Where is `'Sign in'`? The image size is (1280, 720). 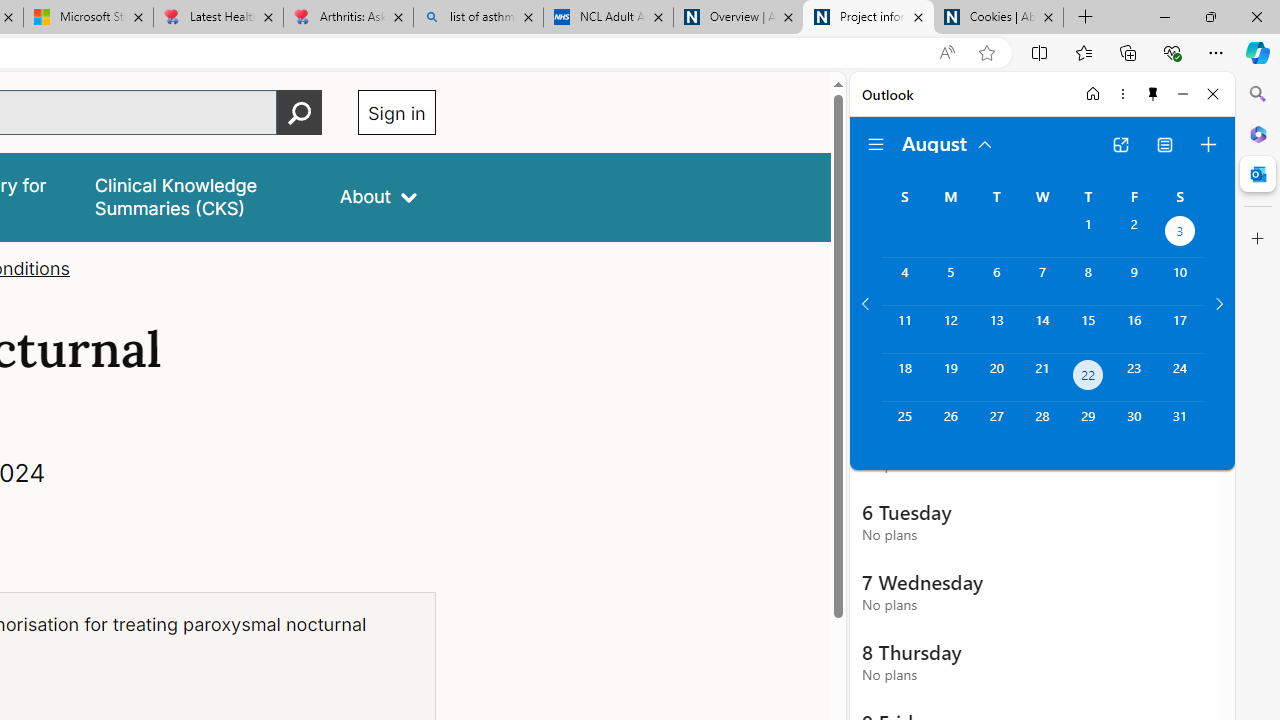
'Sign in' is located at coordinates (396, 112).